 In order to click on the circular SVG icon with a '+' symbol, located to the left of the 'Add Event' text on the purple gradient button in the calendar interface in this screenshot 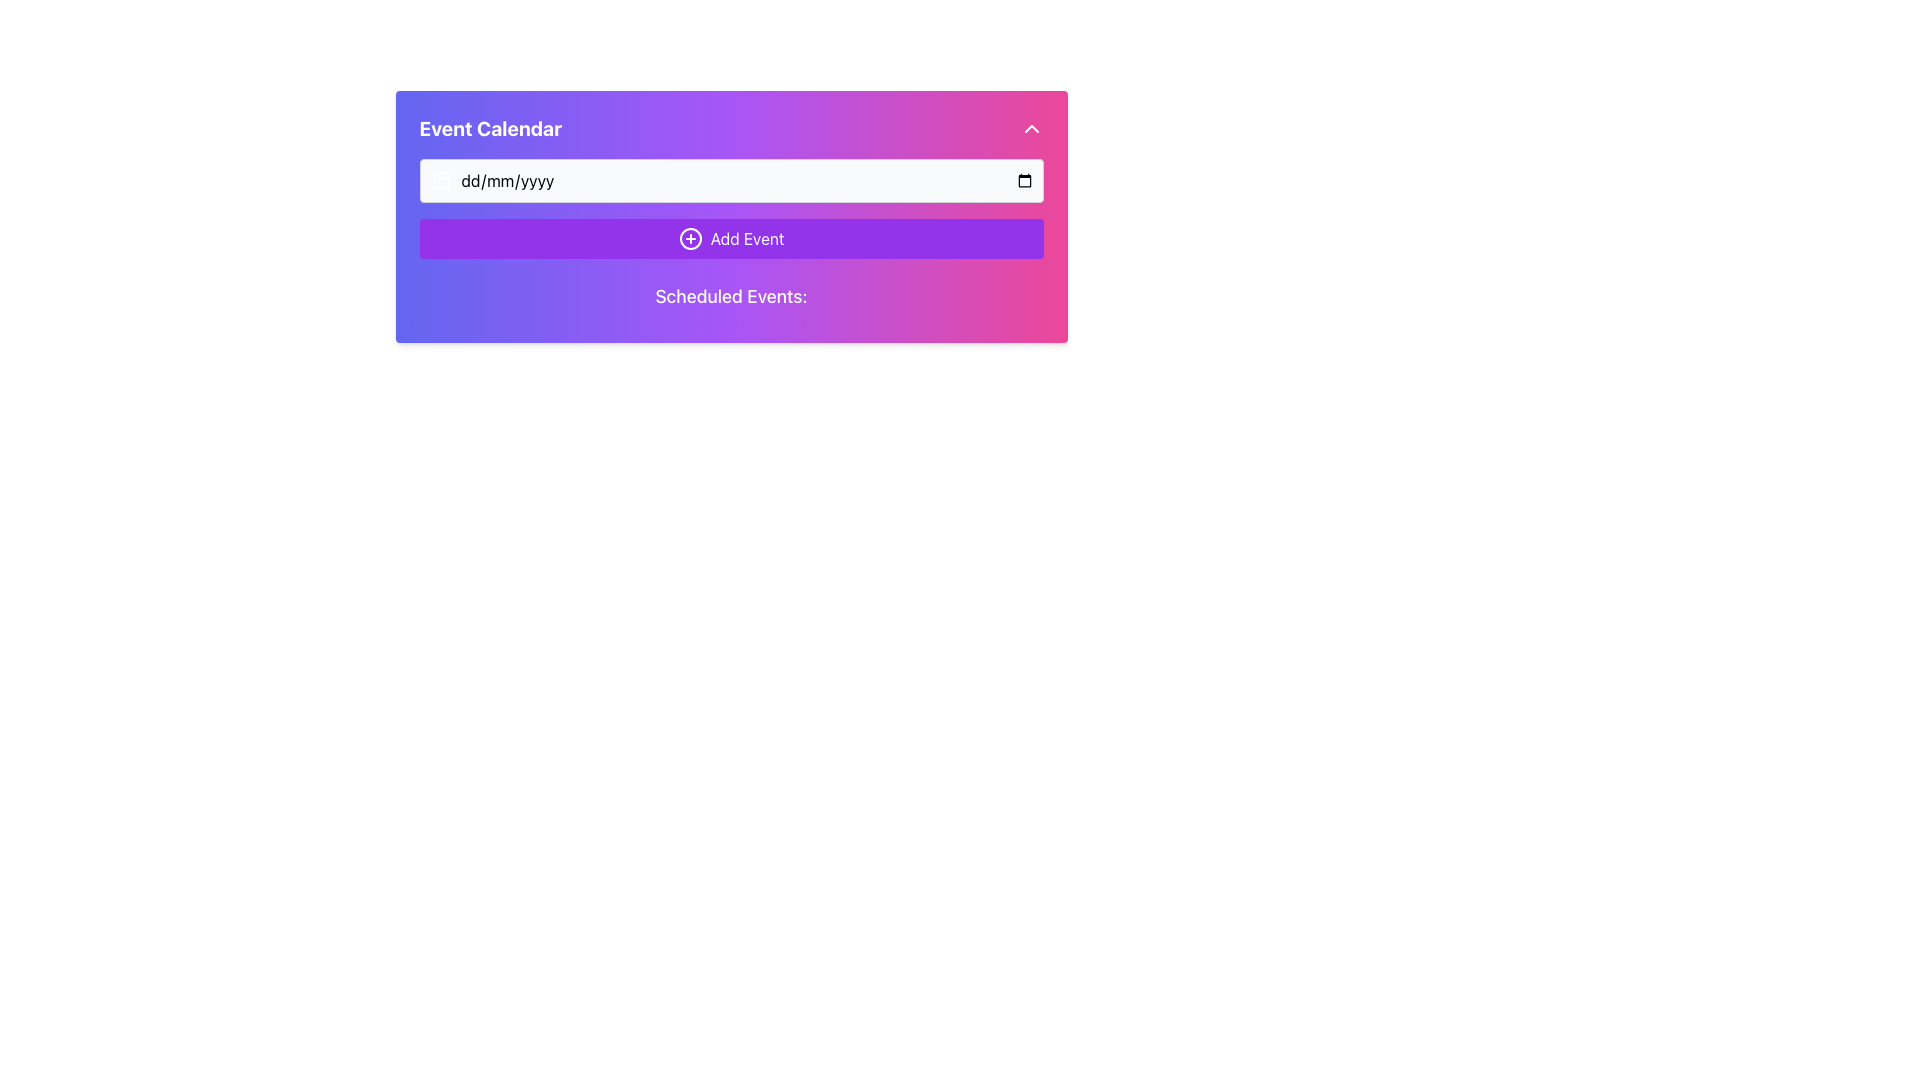, I will do `click(690, 238)`.